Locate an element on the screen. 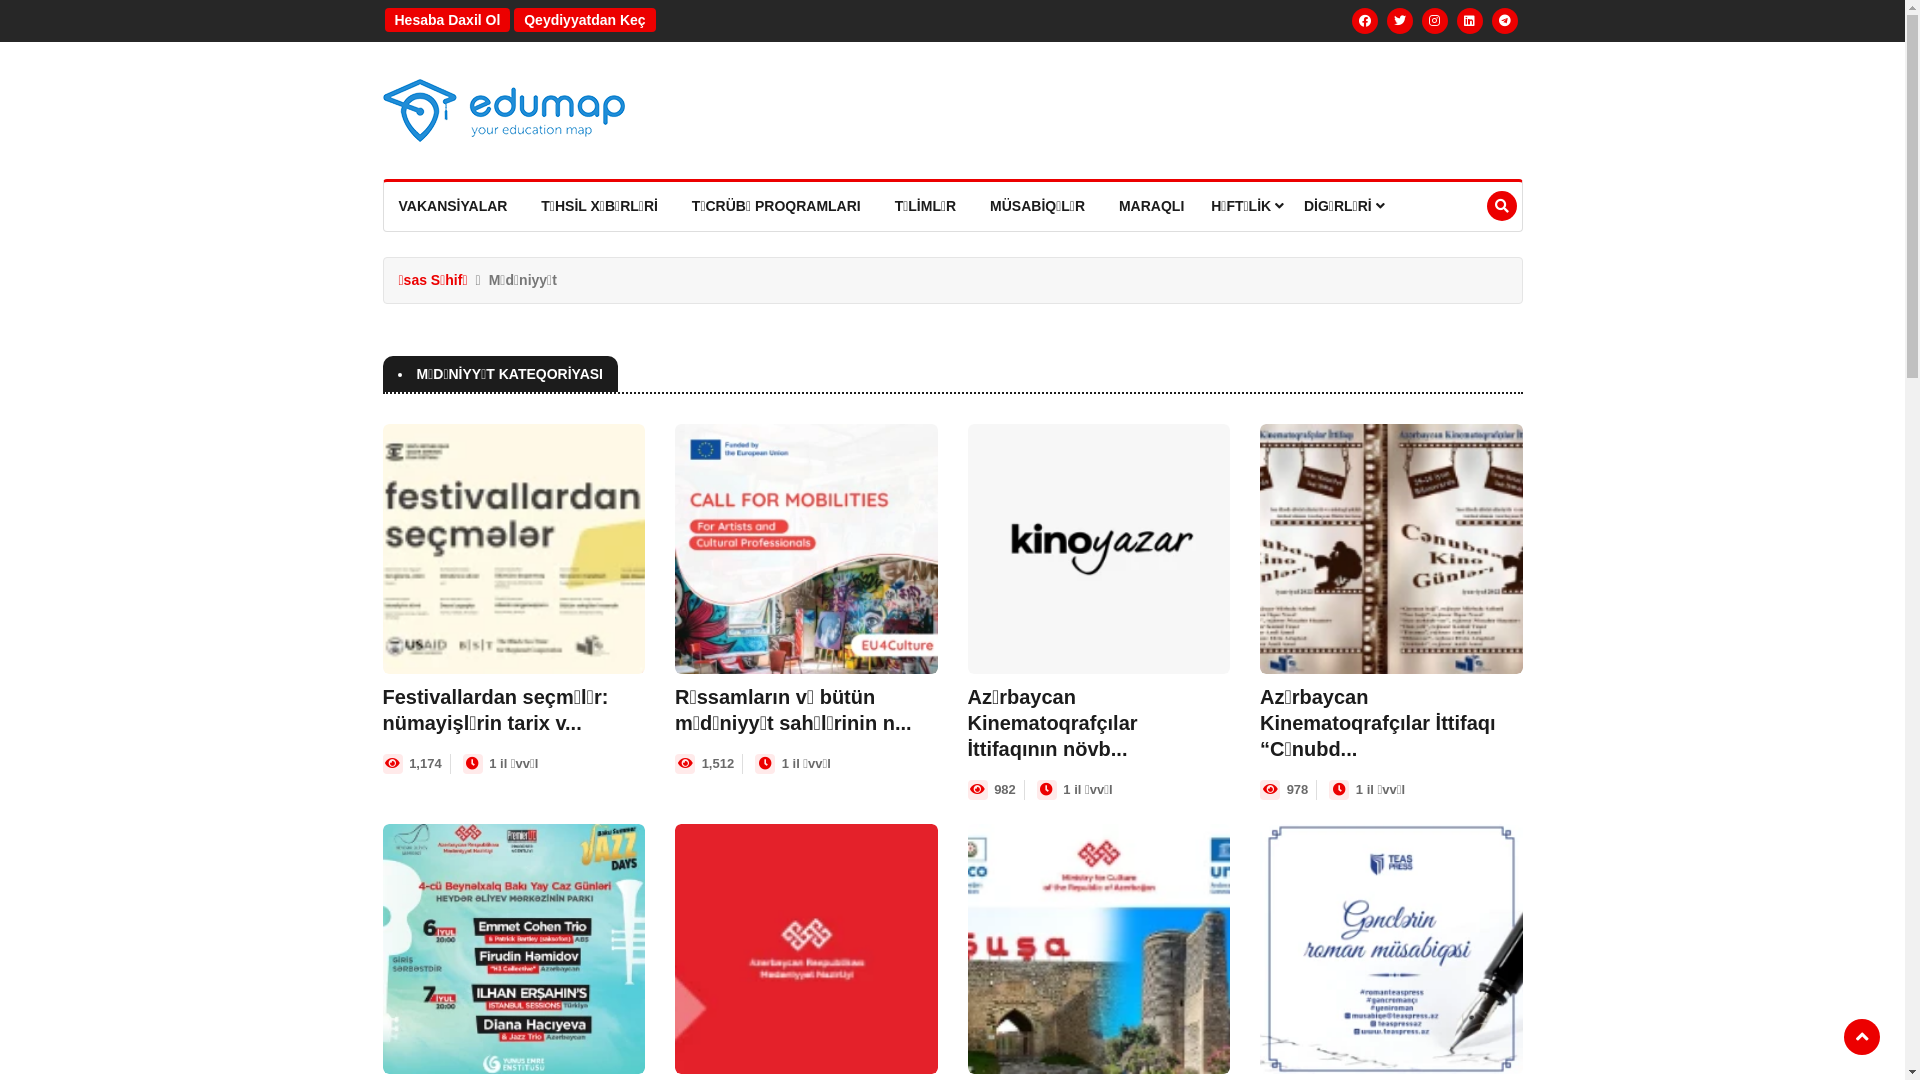  'Telegram' is located at coordinates (1492, 20).